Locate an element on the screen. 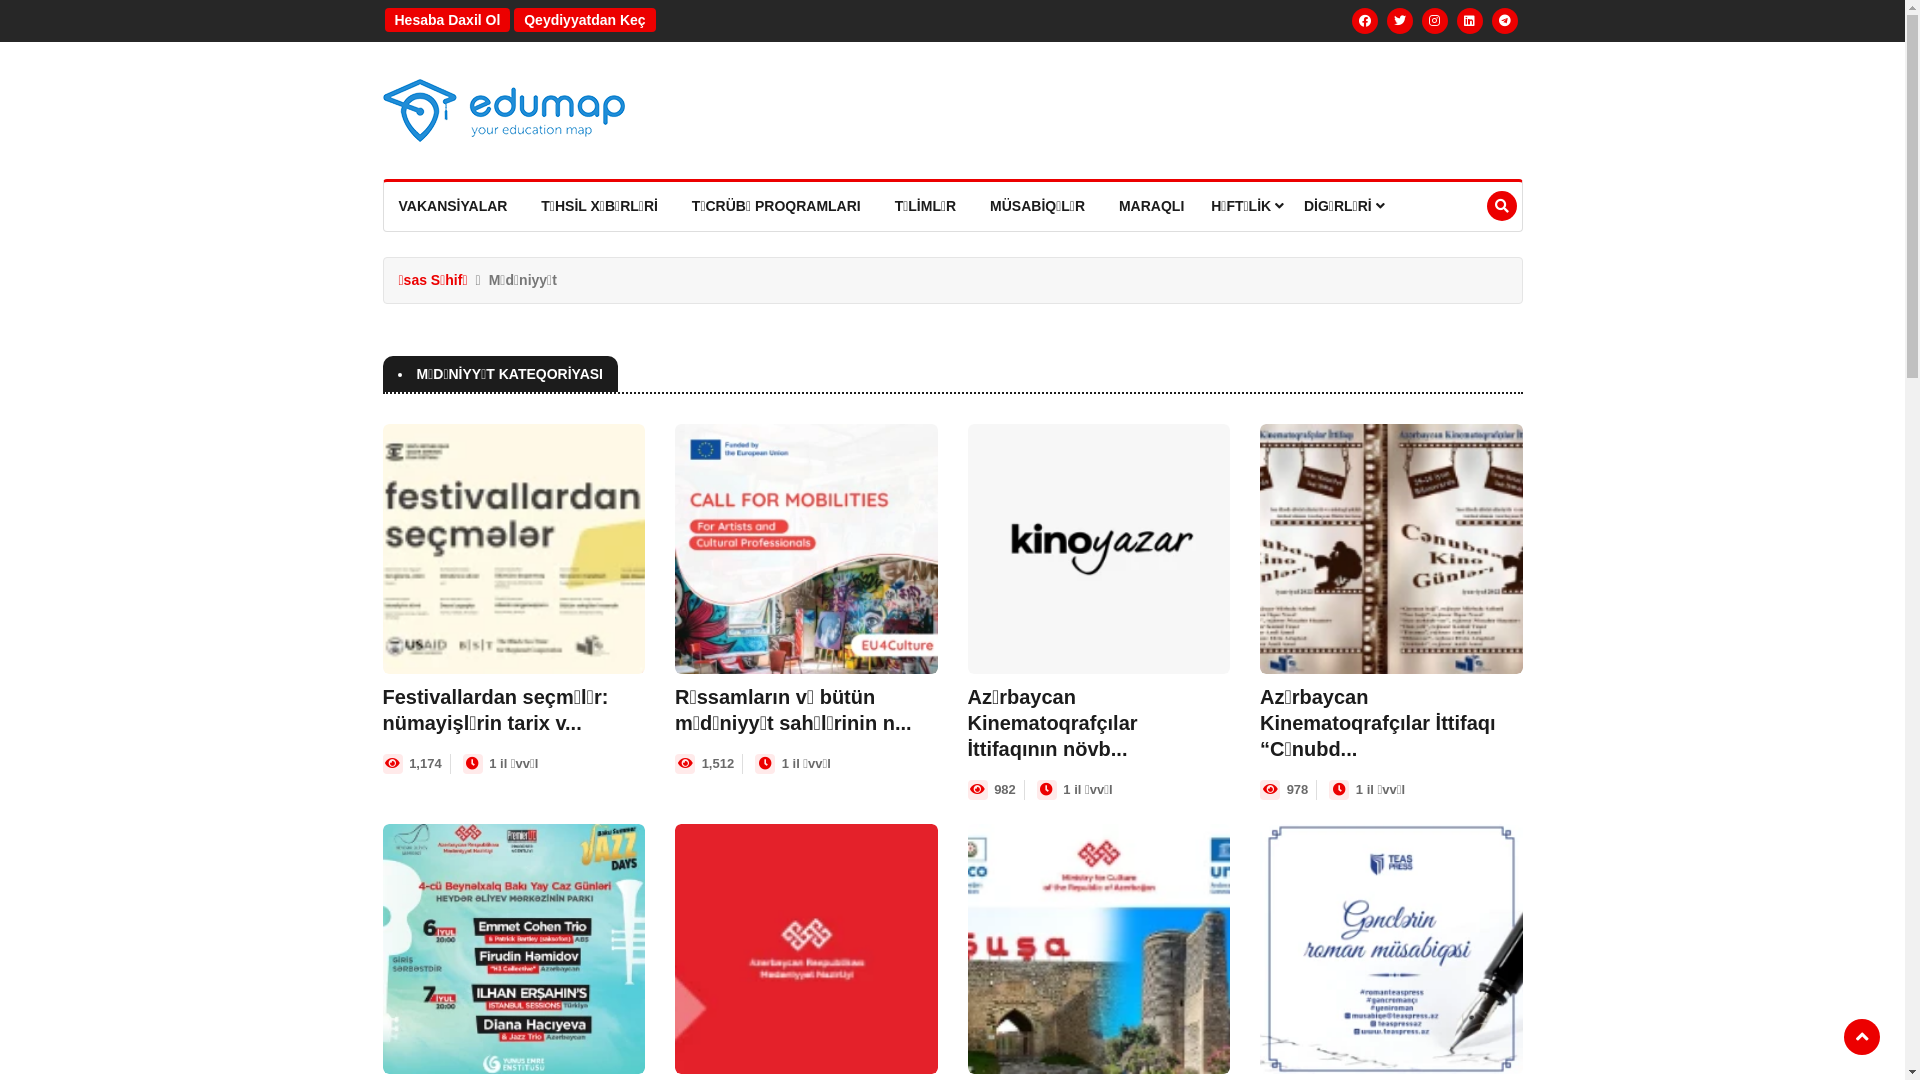  'Telegram' is located at coordinates (1492, 20).